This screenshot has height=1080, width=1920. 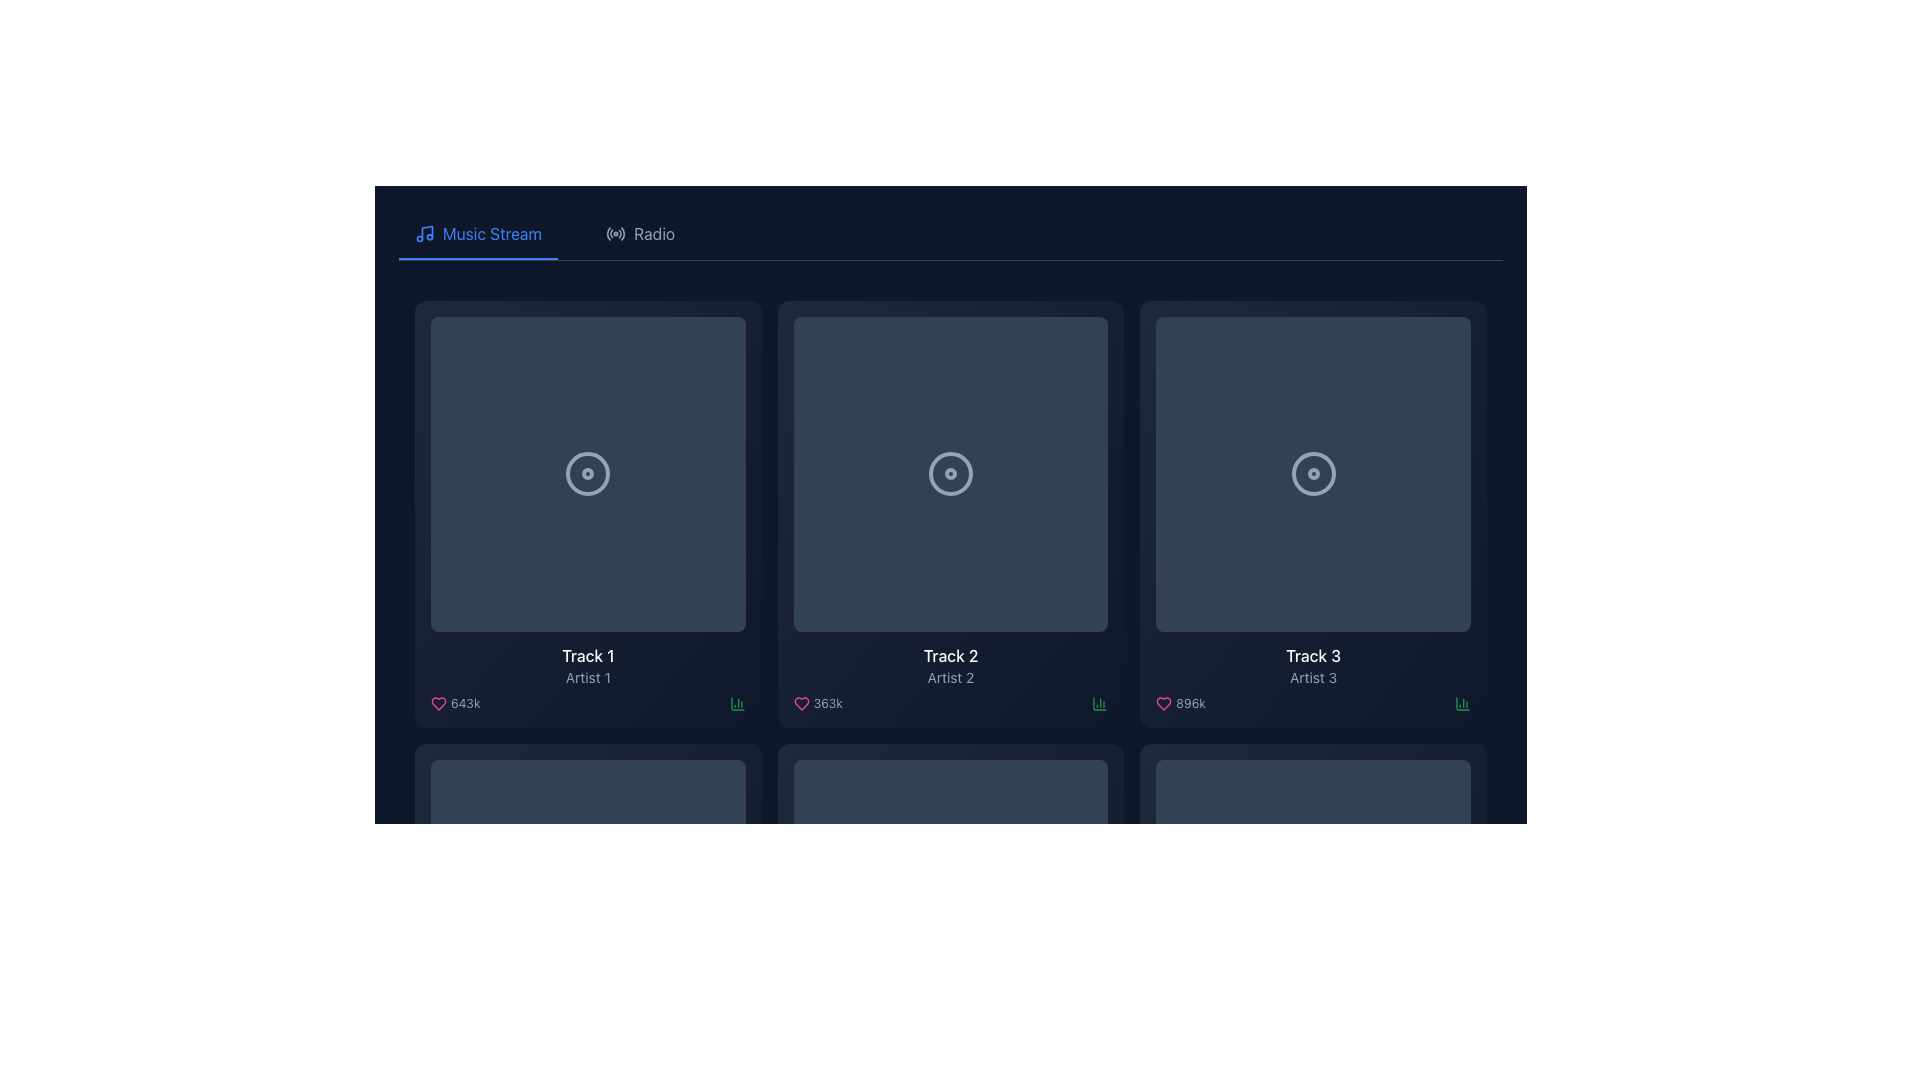 What do you see at coordinates (951, 474) in the screenshot?
I see `the play icon located at the center of the card labeled 'Track 2' by 'Artist 2'` at bounding box center [951, 474].